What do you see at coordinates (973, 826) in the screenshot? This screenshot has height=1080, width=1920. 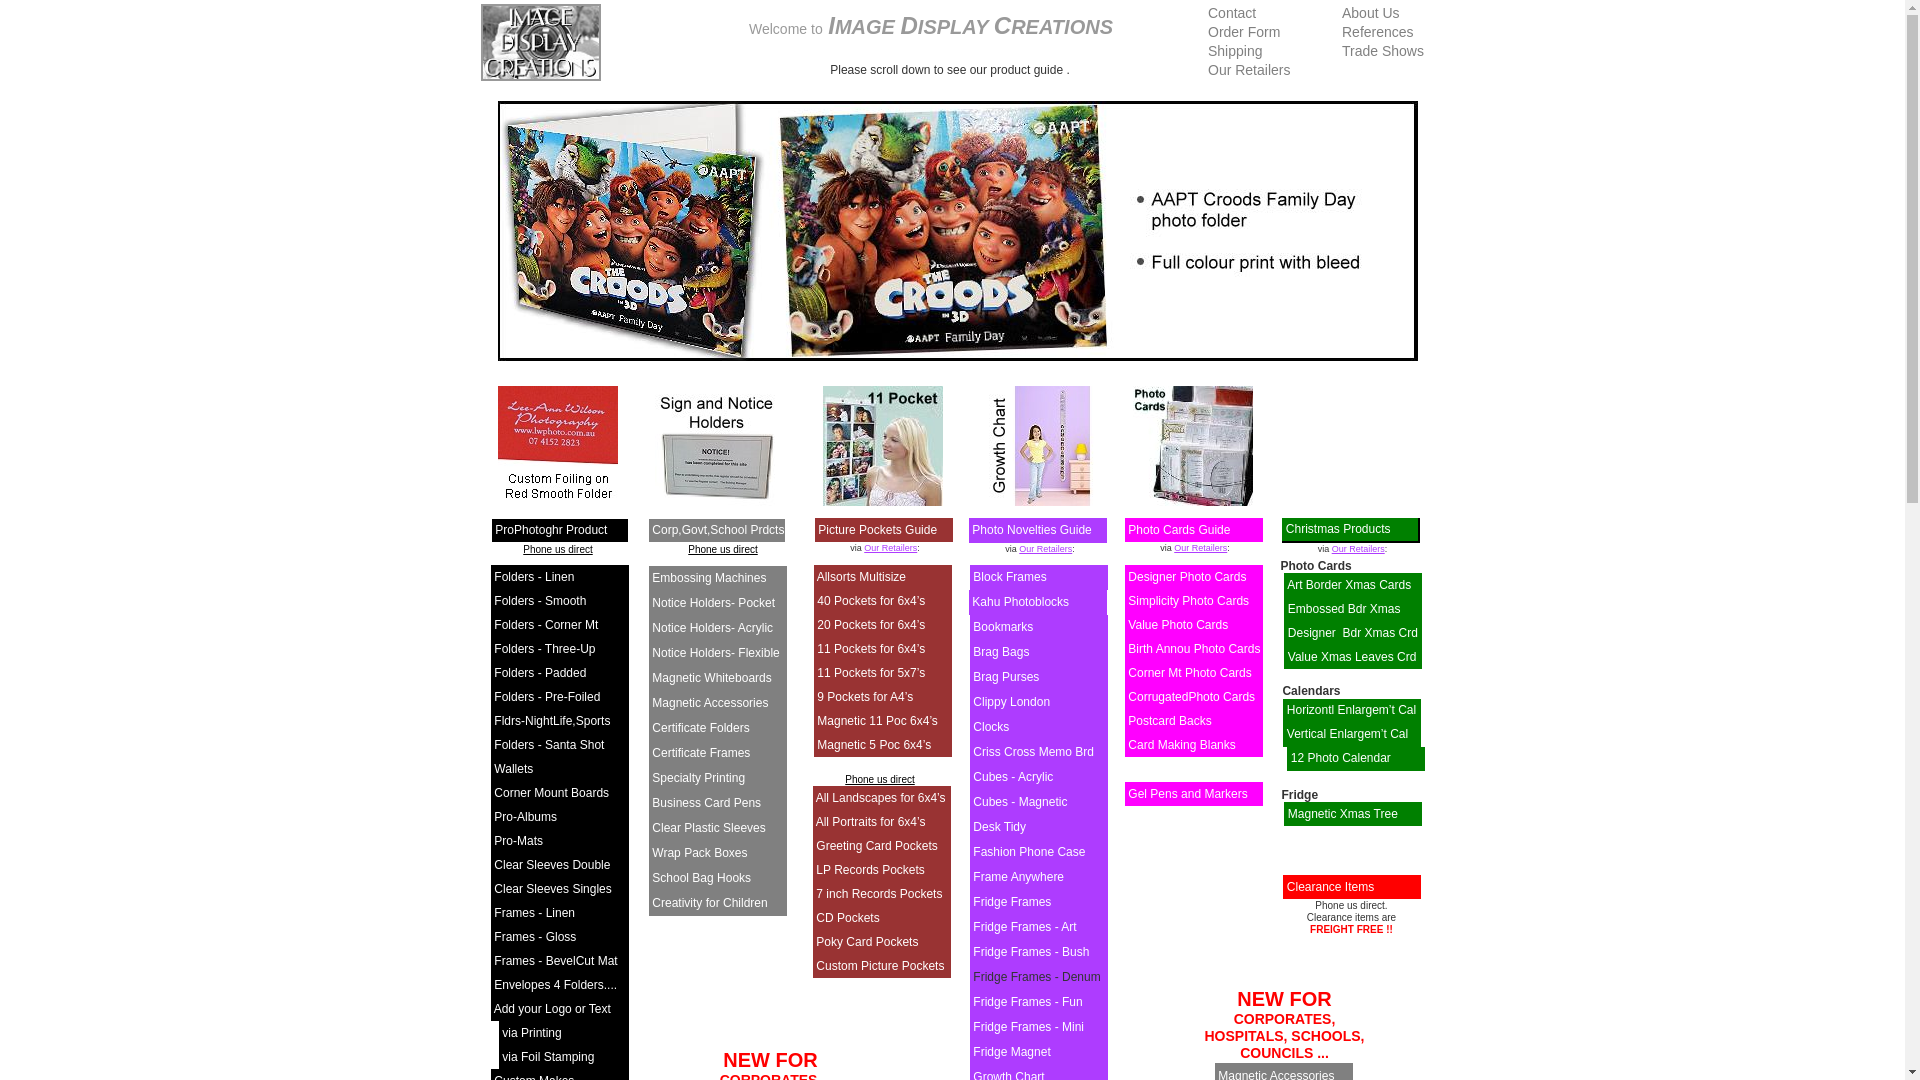 I see `'Desk Tidy'` at bounding box center [973, 826].